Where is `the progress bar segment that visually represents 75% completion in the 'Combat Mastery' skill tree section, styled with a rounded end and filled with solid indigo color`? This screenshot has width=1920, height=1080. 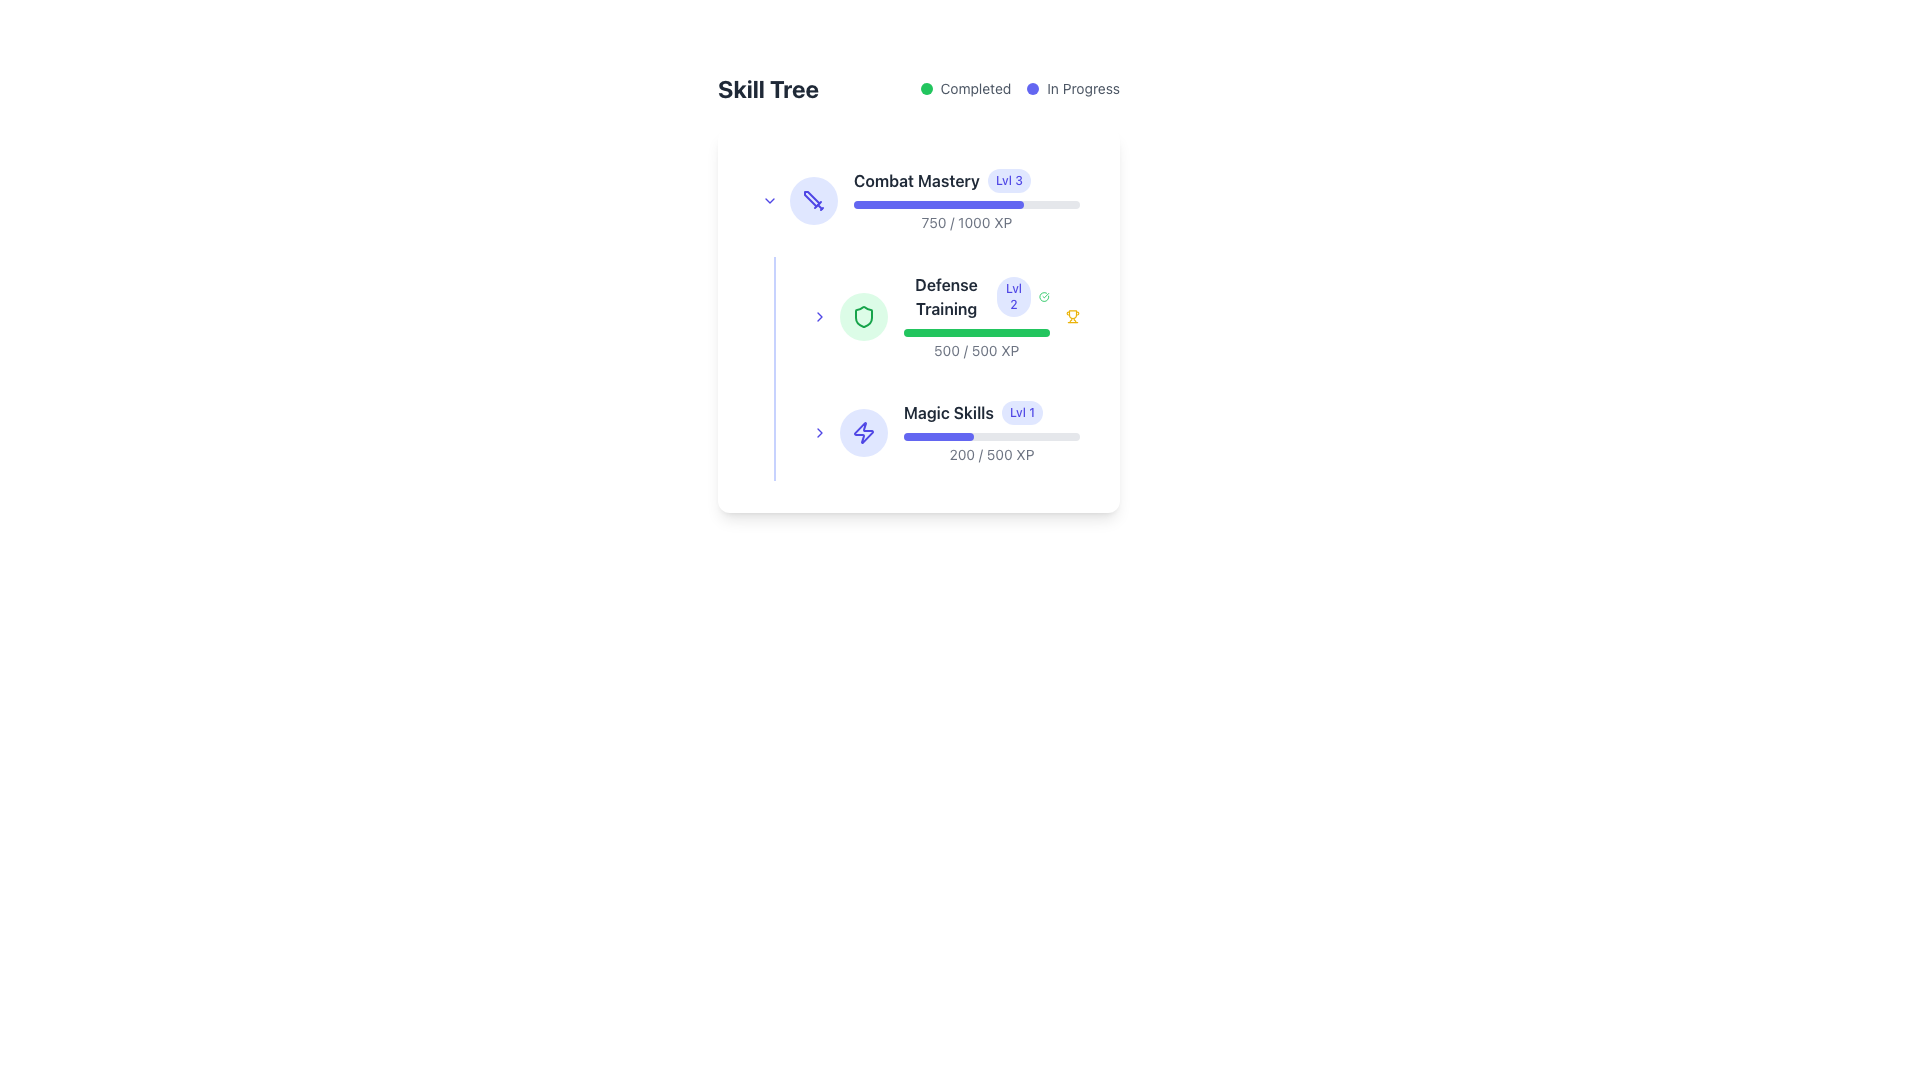
the progress bar segment that visually represents 75% completion in the 'Combat Mastery' skill tree section, styled with a rounded end and filled with solid indigo color is located at coordinates (937, 204).